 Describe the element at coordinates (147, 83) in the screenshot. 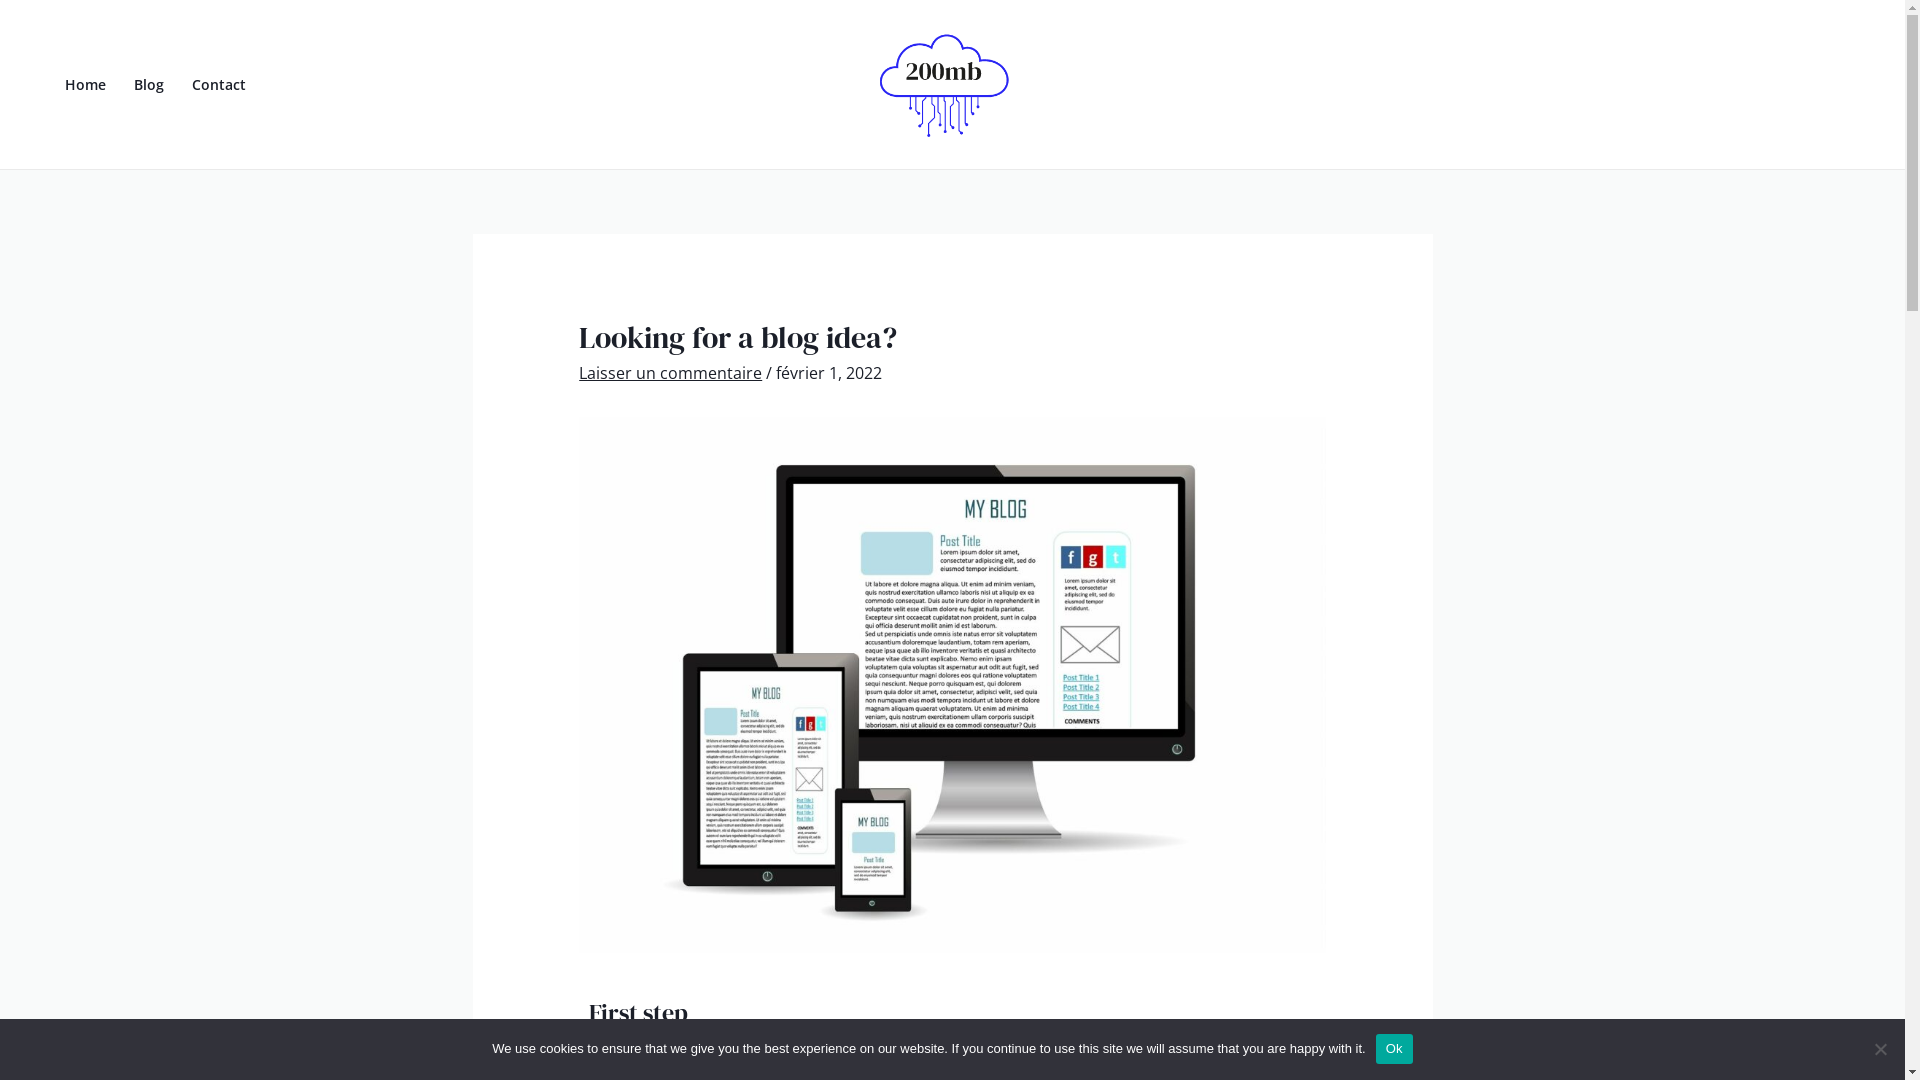

I see `'Blog'` at that location.